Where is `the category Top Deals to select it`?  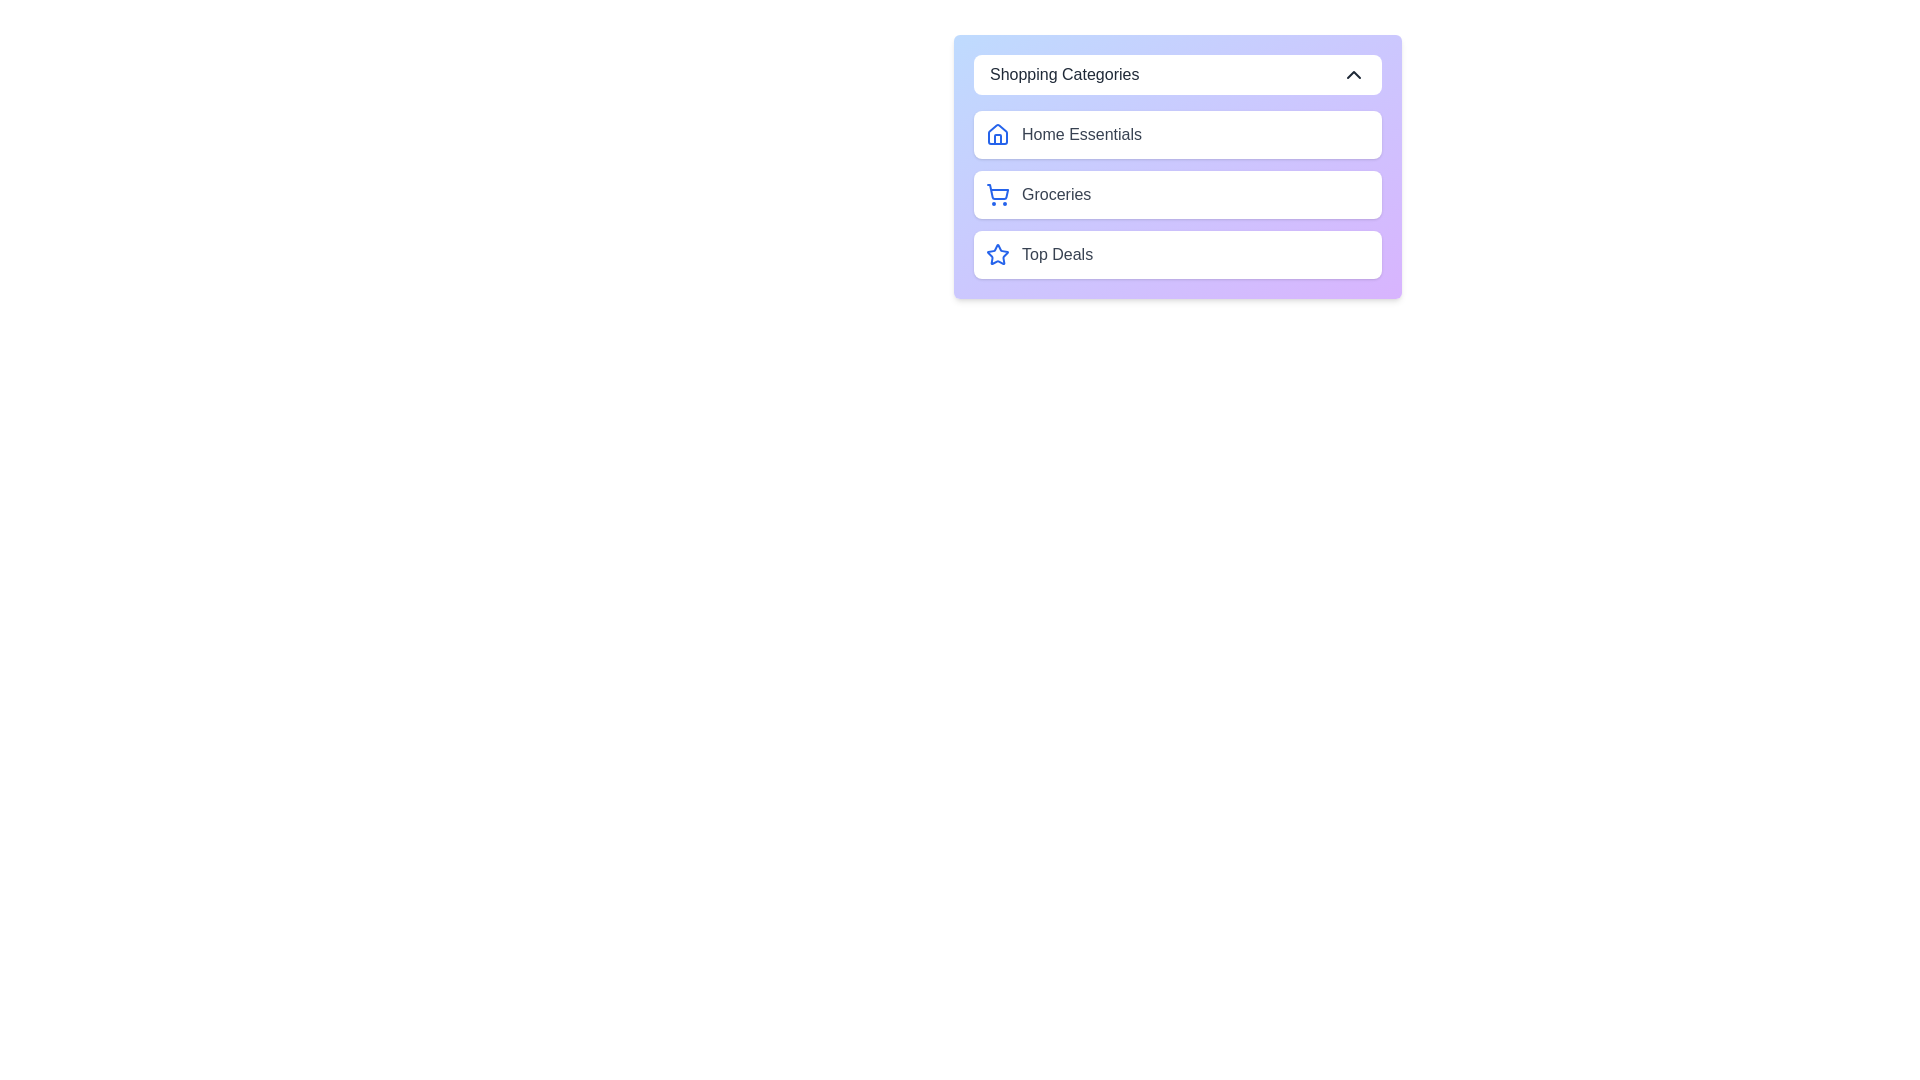 the category Top Deals to select it is located at coordinates (1177, 253).